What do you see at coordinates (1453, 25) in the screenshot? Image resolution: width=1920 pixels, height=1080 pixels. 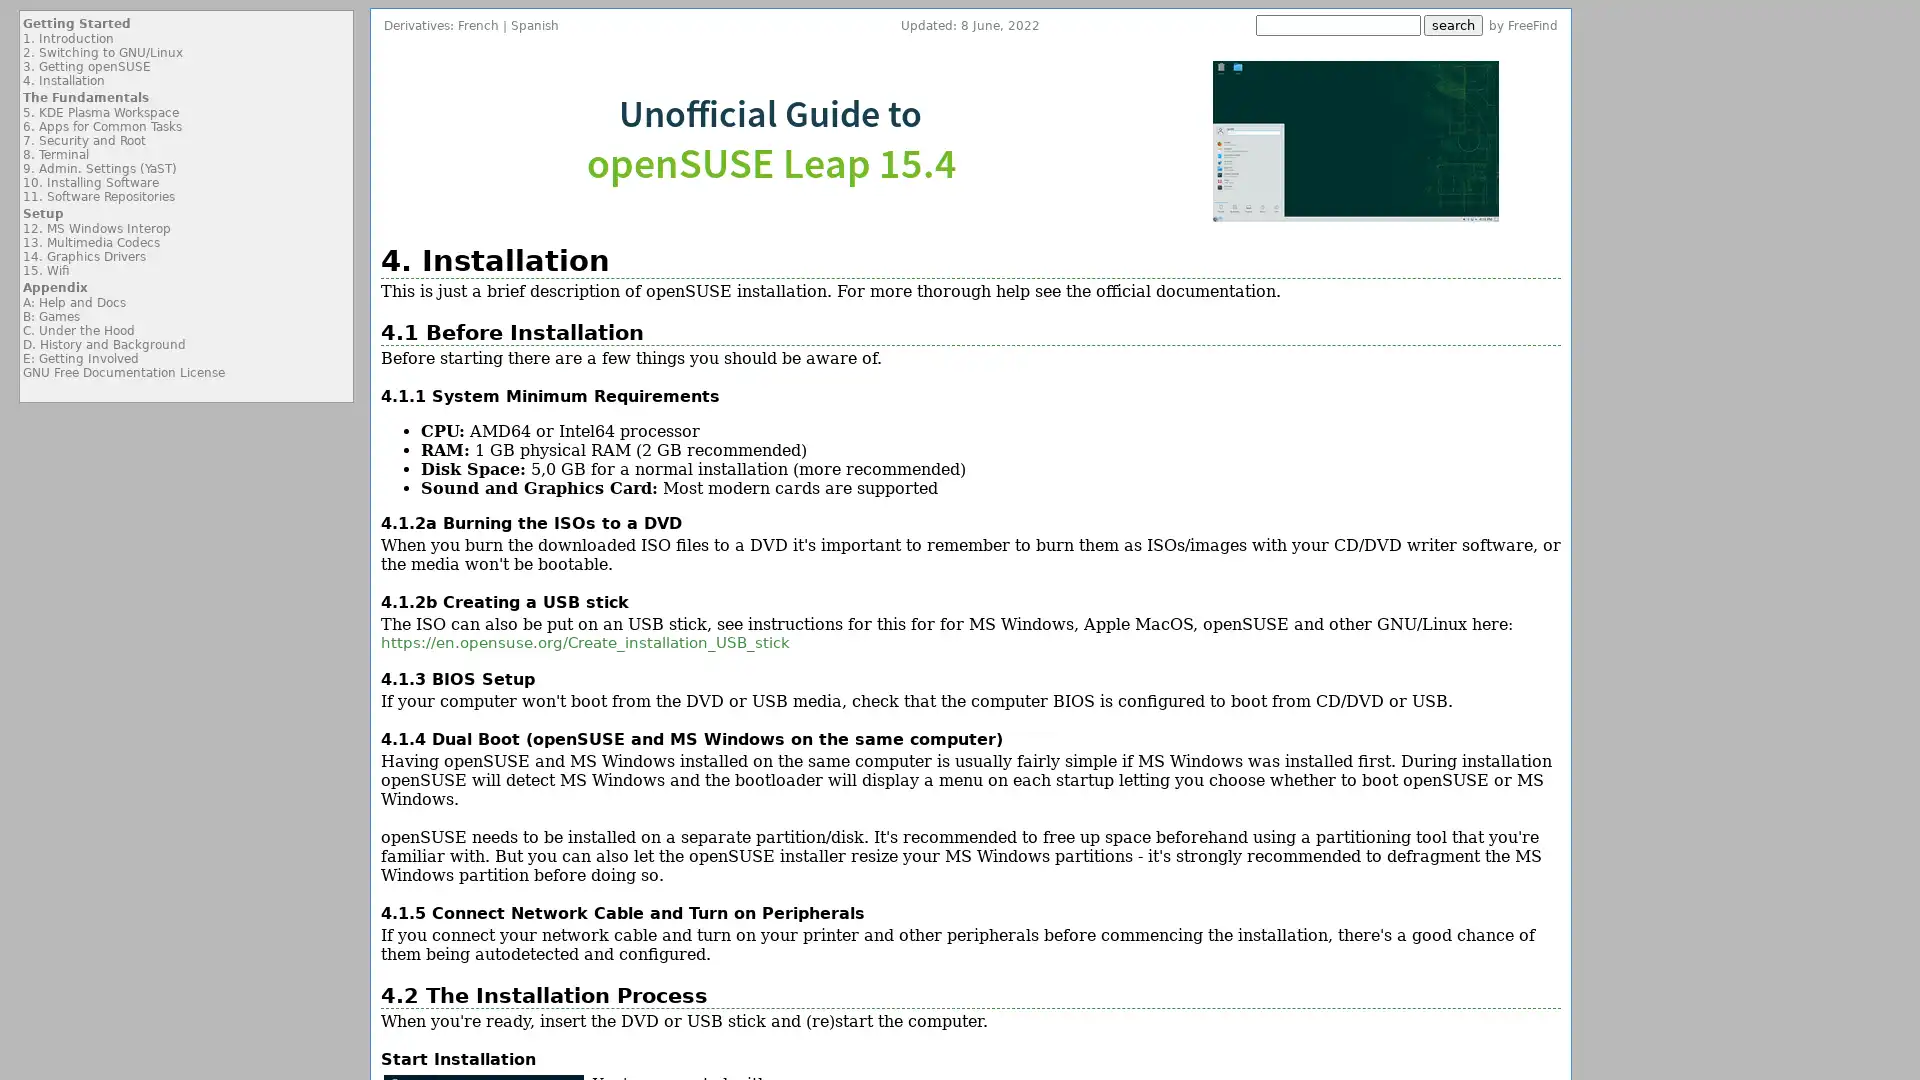 I see `search` at bounding box center [1453, 25].